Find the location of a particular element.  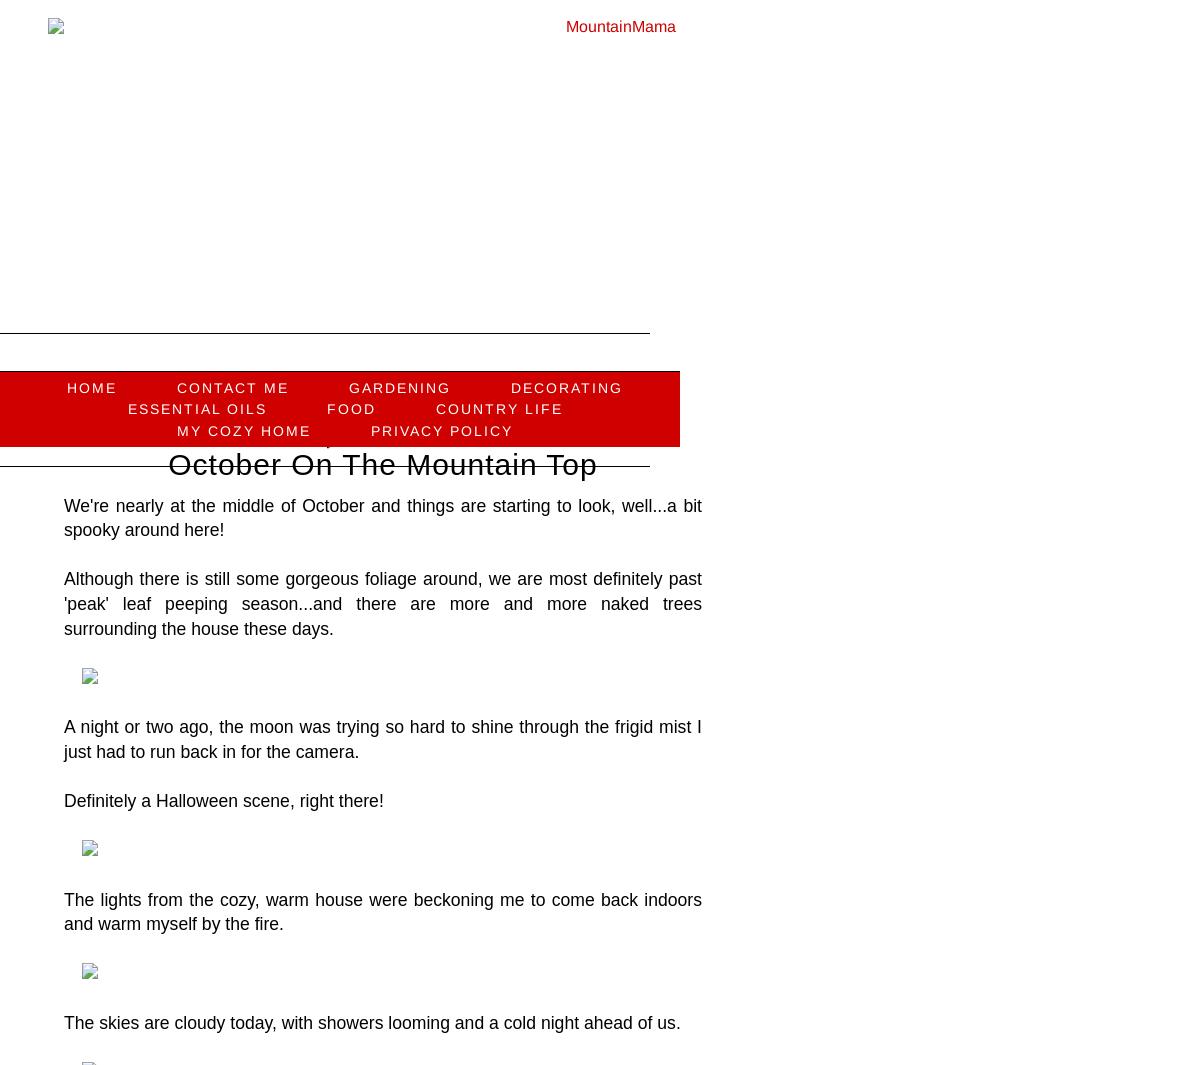

'Definitely a Halloween scene, right there!' is located at coordinates (222, 800).